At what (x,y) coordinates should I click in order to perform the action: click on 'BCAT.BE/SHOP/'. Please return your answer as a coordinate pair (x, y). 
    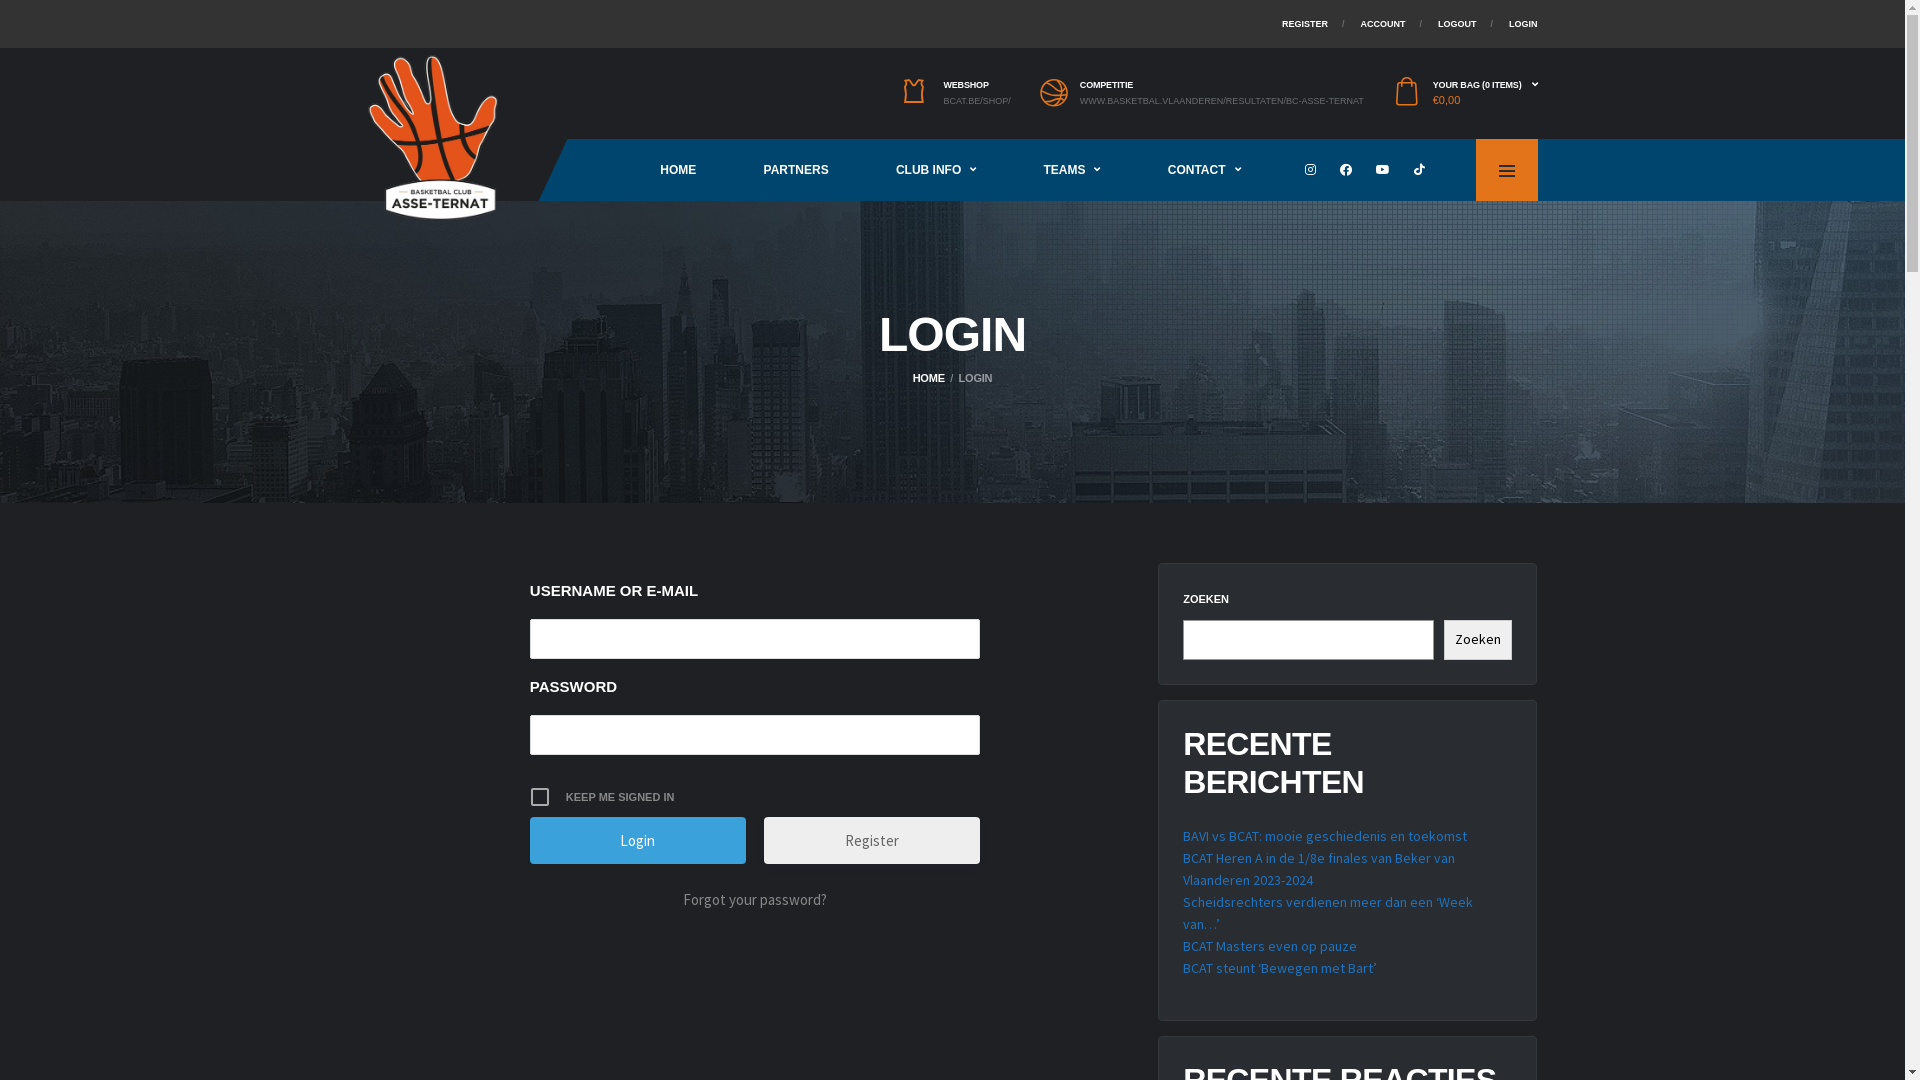
    Looking at the image, I should click on (976, 101).